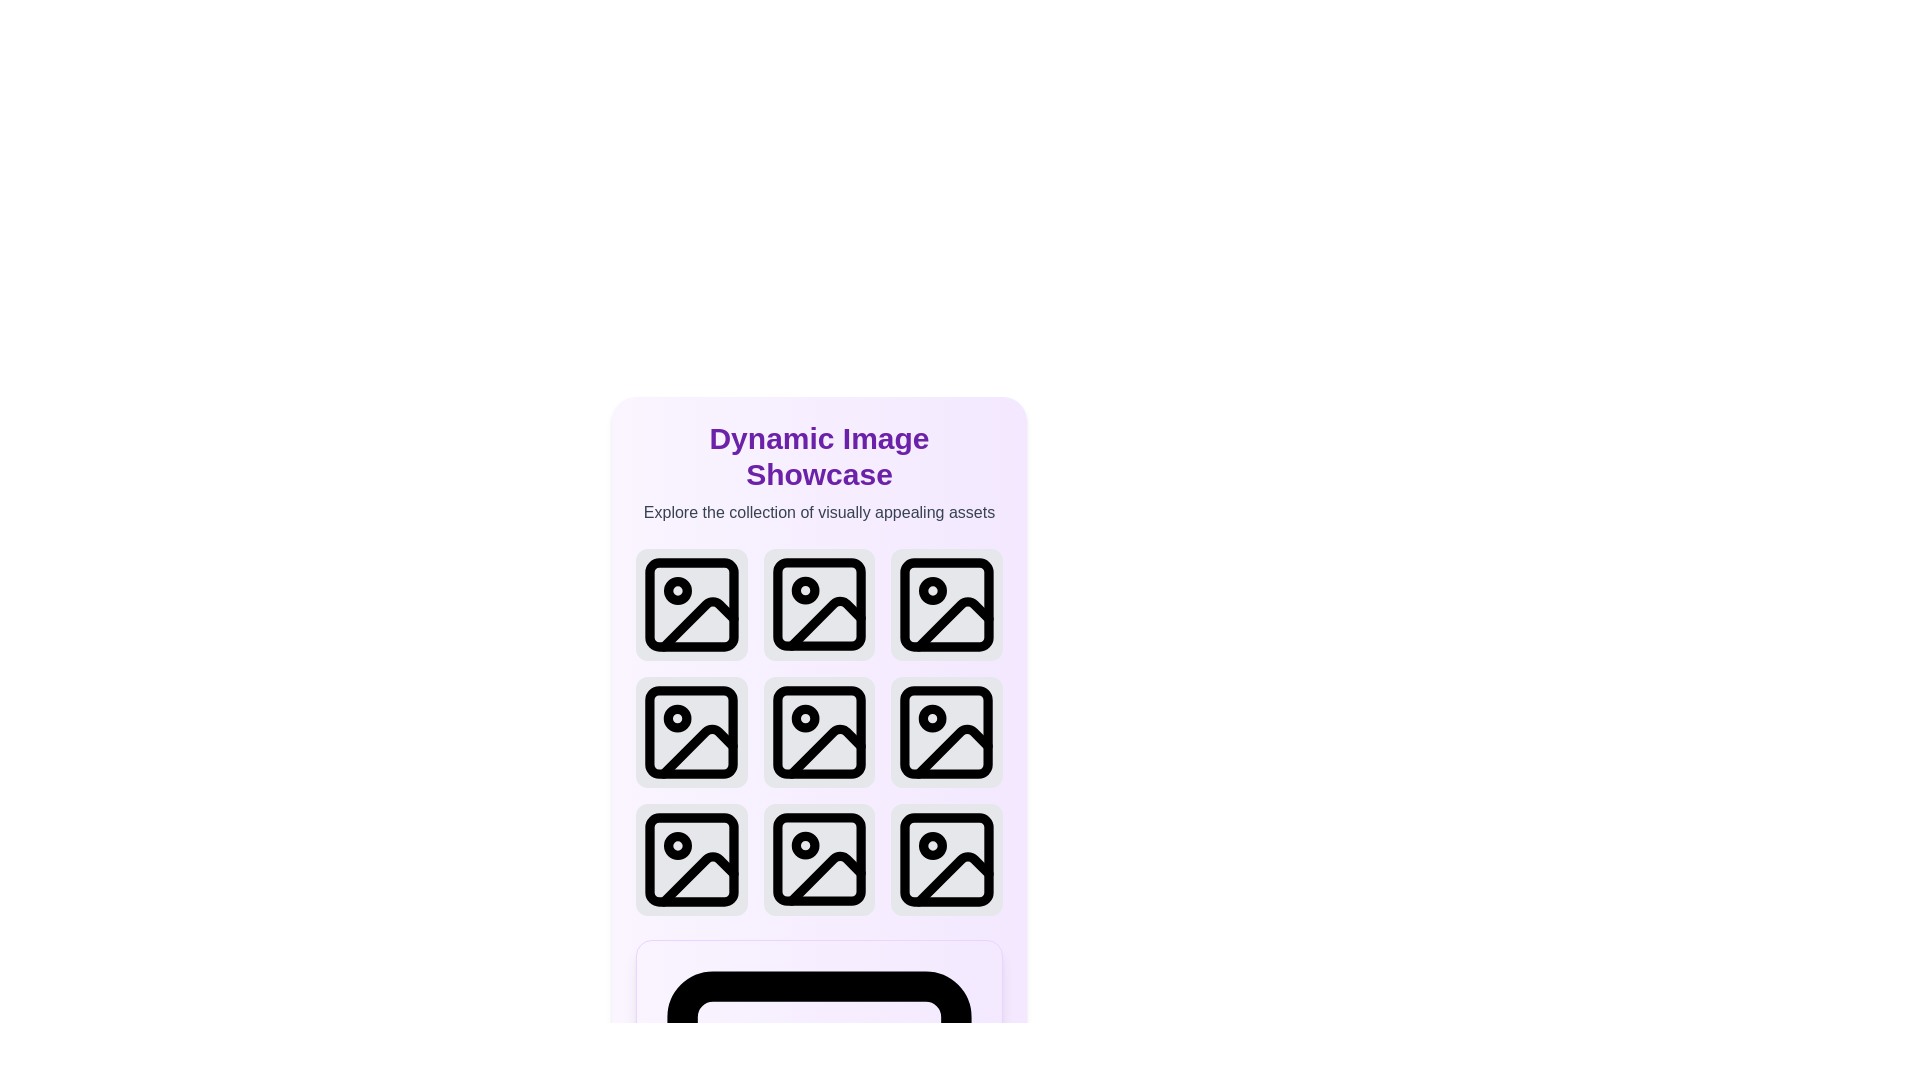 The height and width of the screenshot is (1080, 1920). Describe the element at coordinates (946, 732) in the screenshot. I see `the image placeholder located in the third column of the second row of the 3x3 grid under 'Dynamic Image Showcase'` at that location.